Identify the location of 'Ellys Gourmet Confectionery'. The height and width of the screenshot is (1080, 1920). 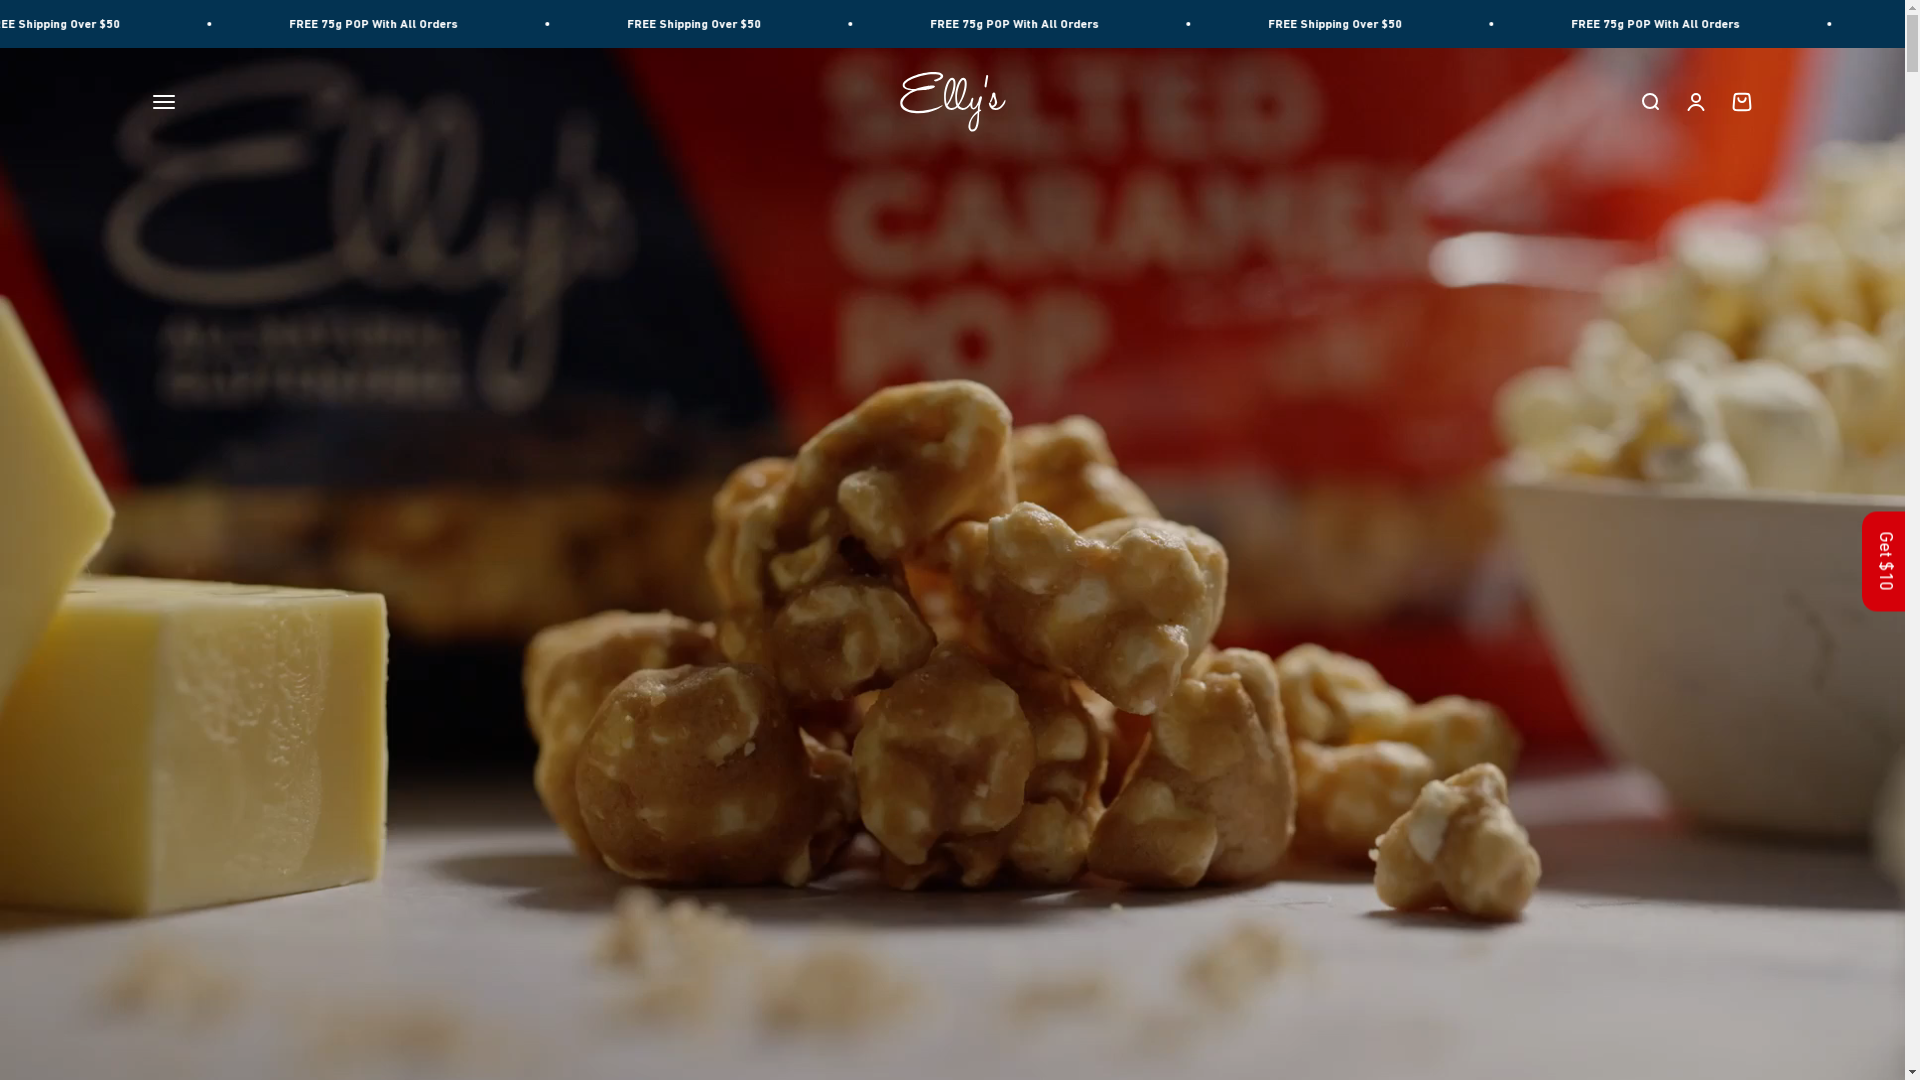
(952, 101).